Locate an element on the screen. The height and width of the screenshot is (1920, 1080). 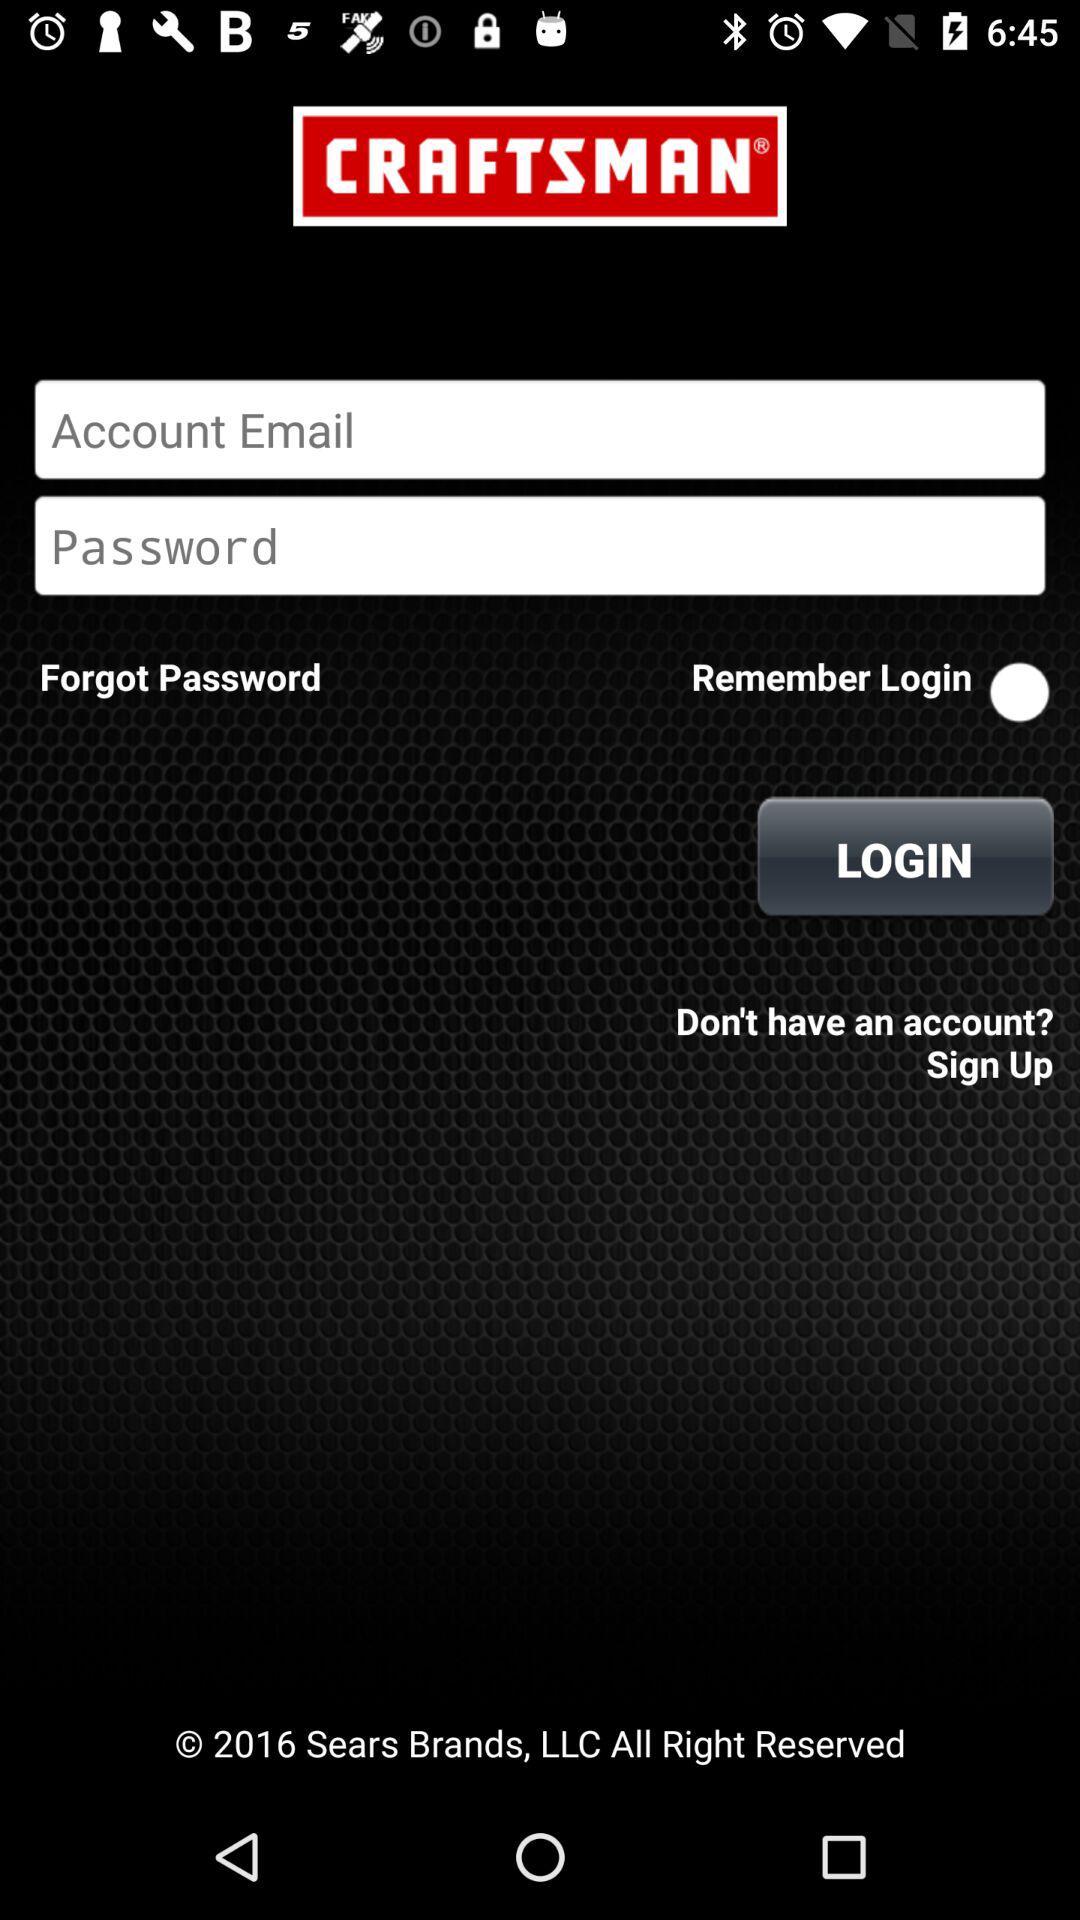
forgot password on the left is located at coordinates (180, 676).